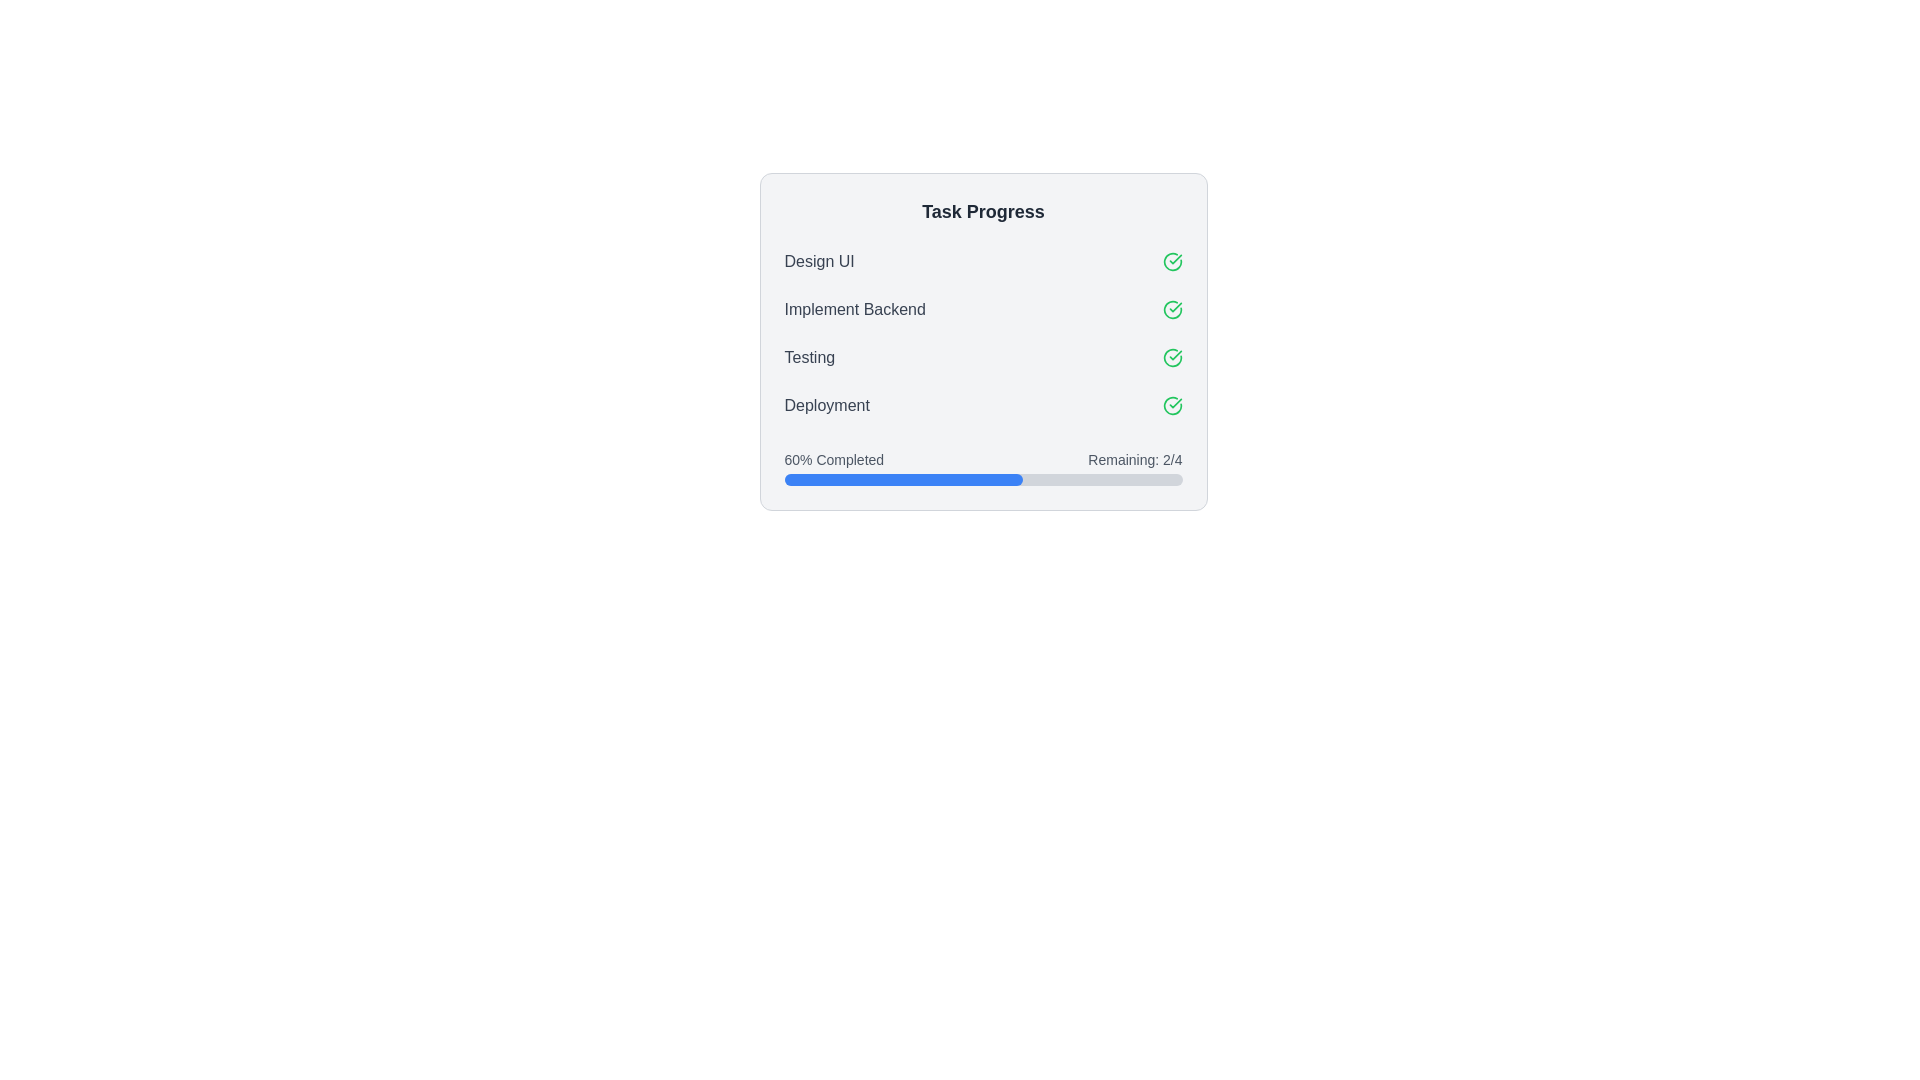  What do you see at coordinates (1172, 405) in the screenshot?
I see `the Completion Indicator Icon that indicates the completed status of the 'Deployment' task in the progress list, located near the text 'Deployment' as the fourth icon in the sequence` at bounding box center [1172, 405].